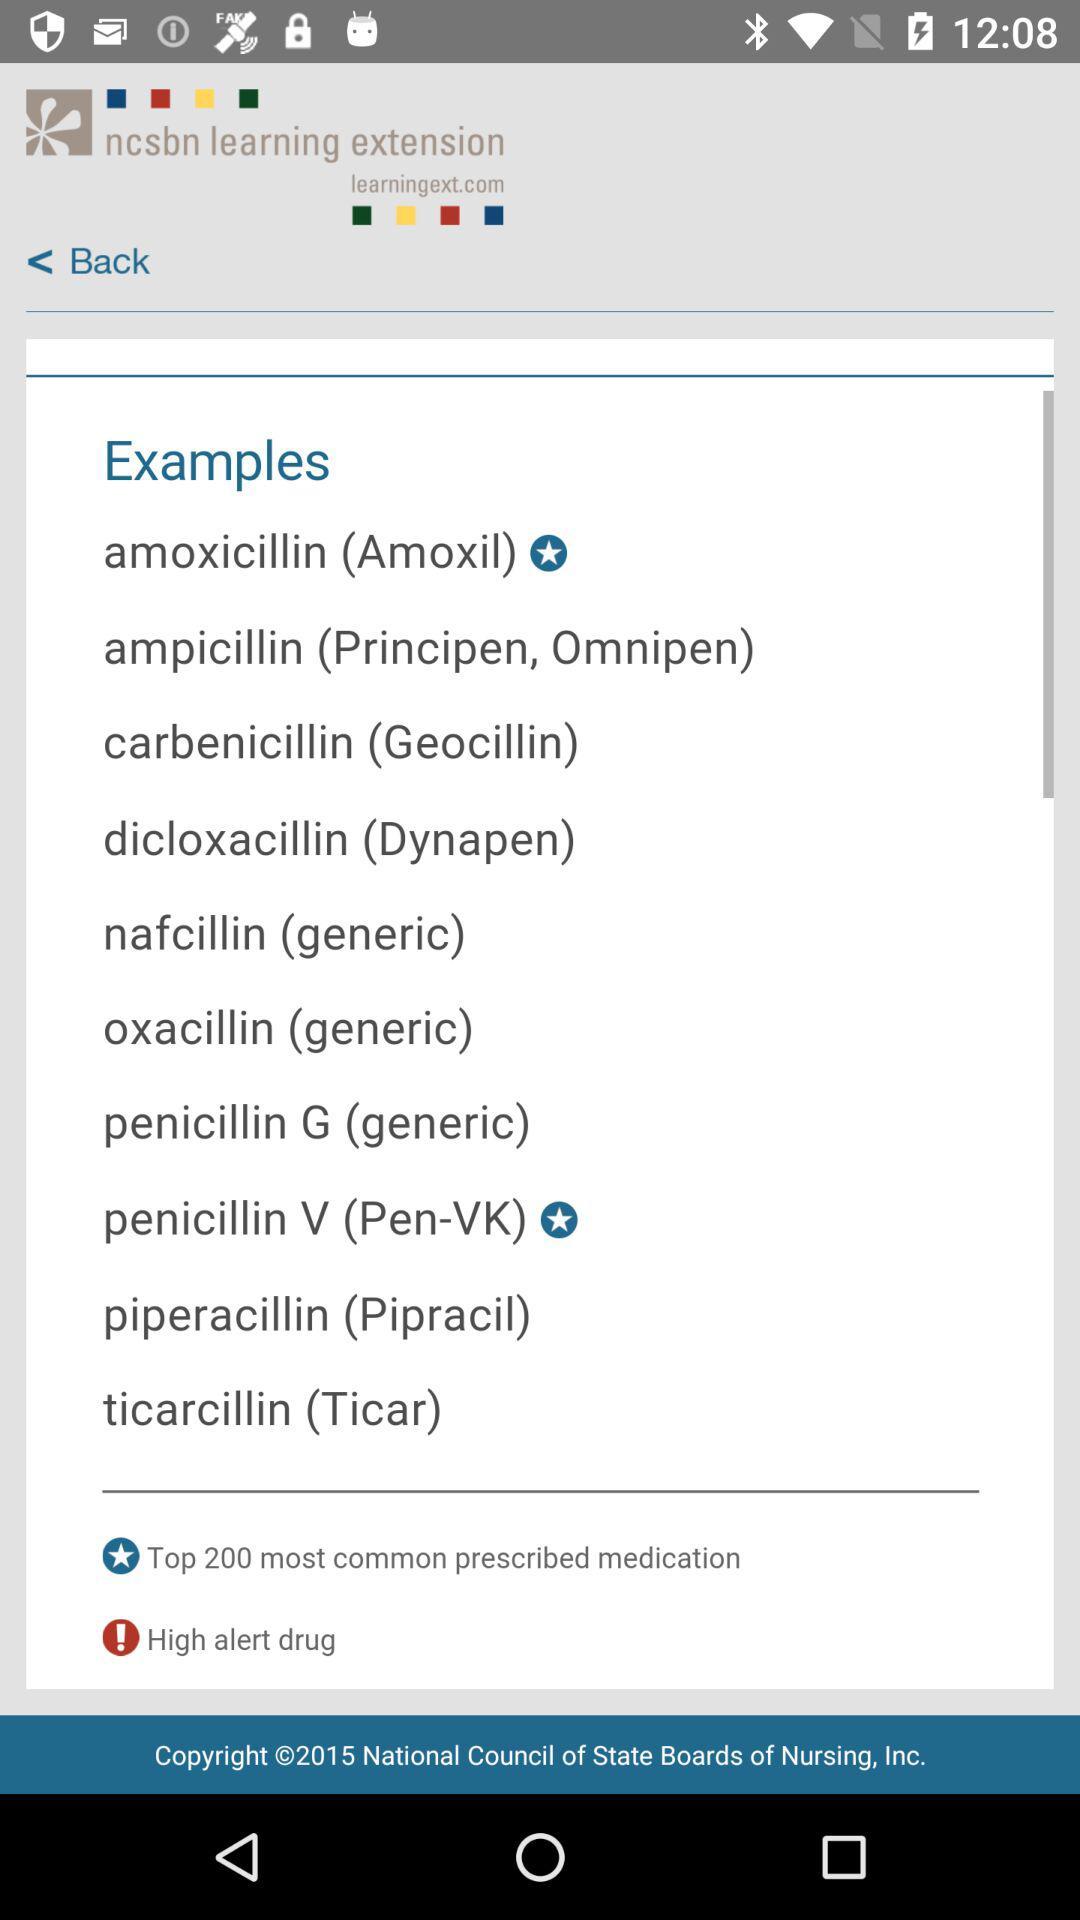 This screenshot has width=1080, height=1920. I want to click on back, so click(87, 261).